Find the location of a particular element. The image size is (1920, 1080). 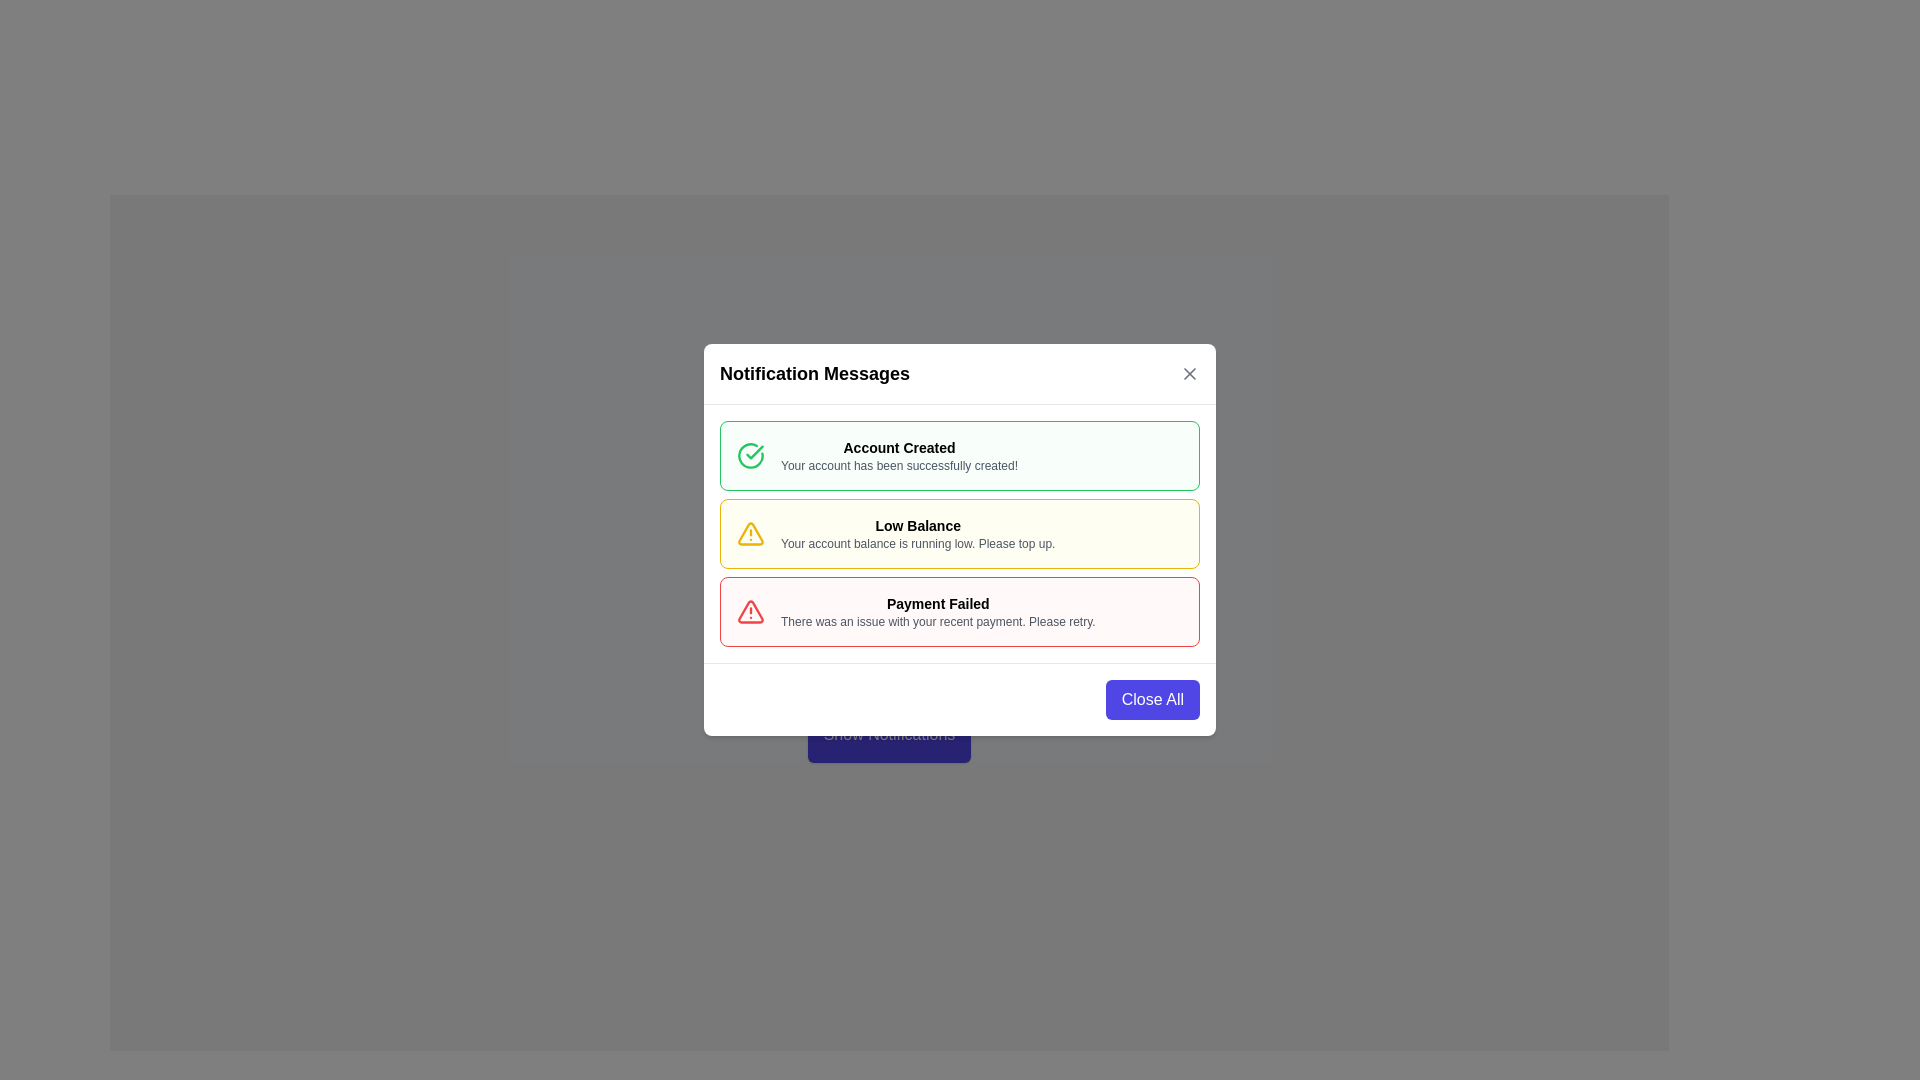

the green checkmark icon indicating a successful 'Account Created' notification at the top-left of the 'Notification Messages' dialog is located at coordinates (754, 452).